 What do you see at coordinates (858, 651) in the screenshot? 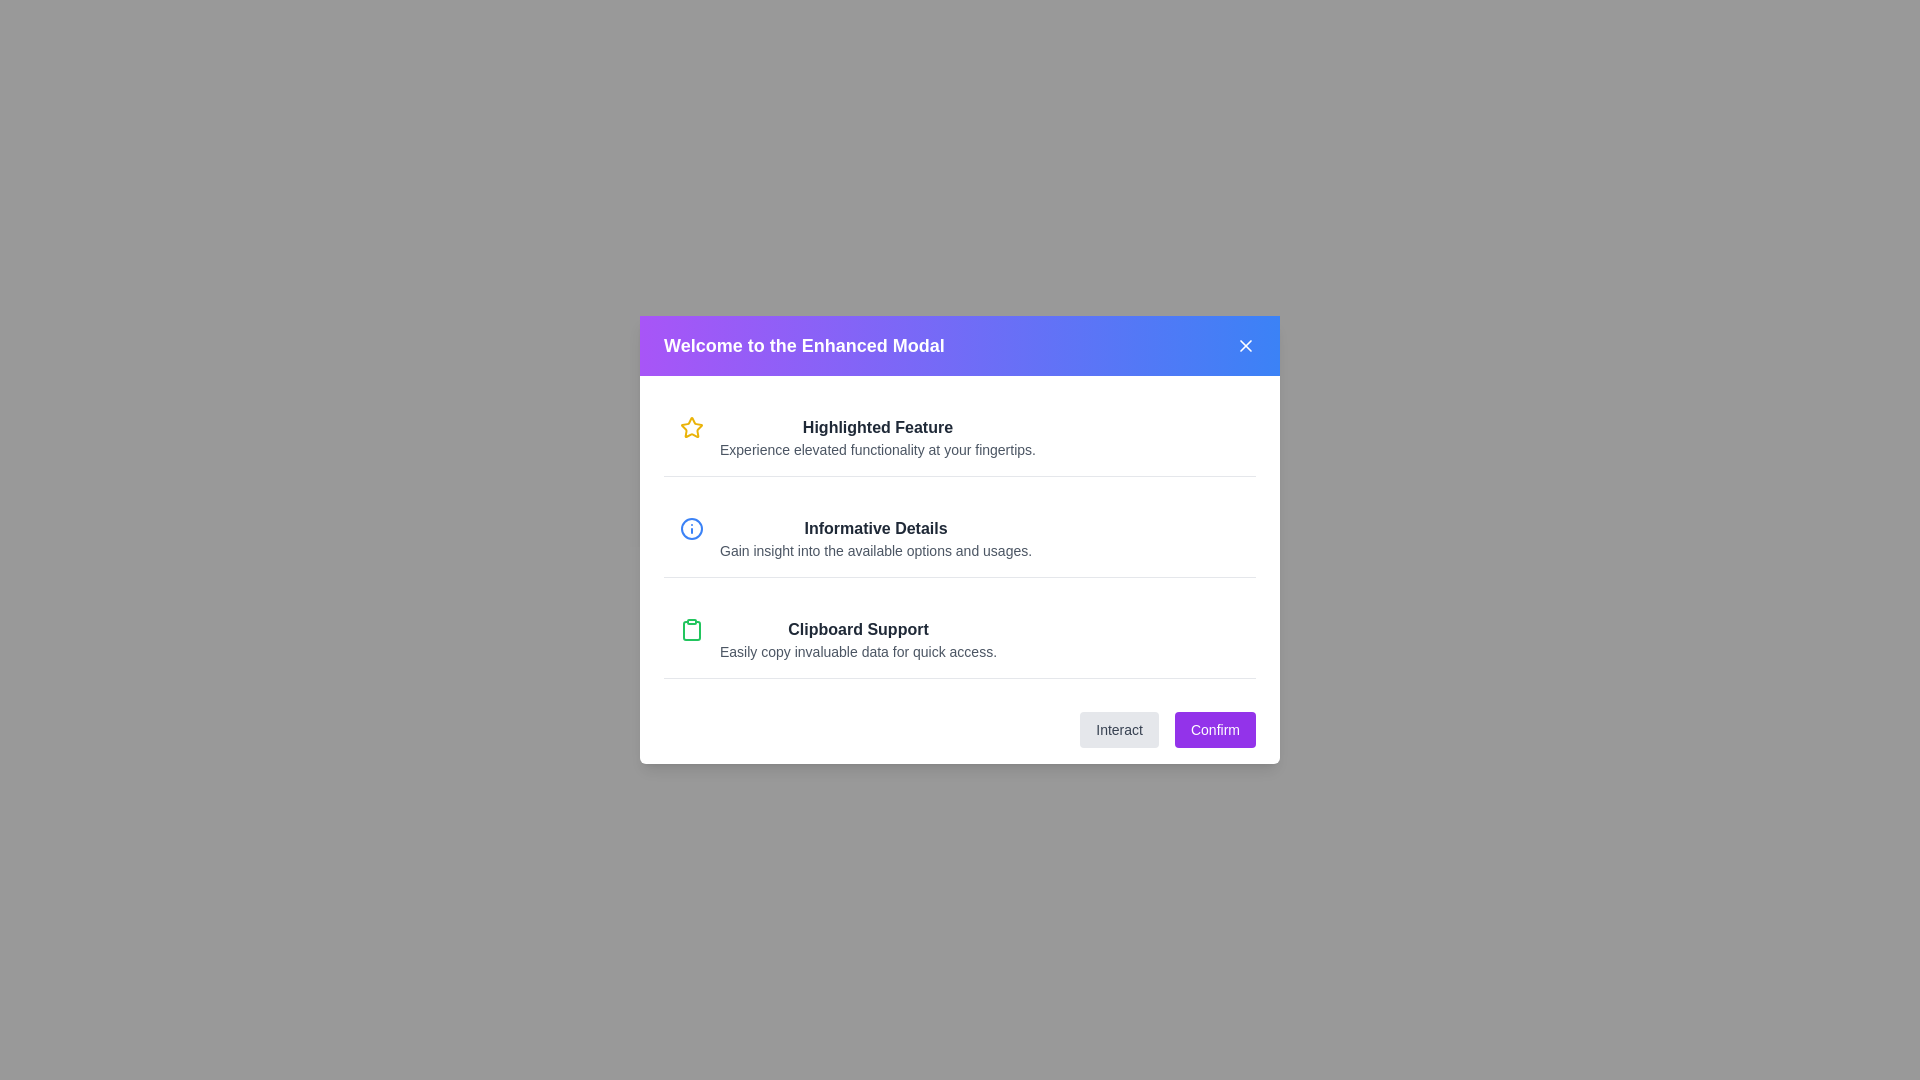
I see `descriptive text located below the 'Clipboard Support' heading in the modal dialog box, which explains the utility of the 'Clipboard Support' feature` at bounding box center [858, 651].